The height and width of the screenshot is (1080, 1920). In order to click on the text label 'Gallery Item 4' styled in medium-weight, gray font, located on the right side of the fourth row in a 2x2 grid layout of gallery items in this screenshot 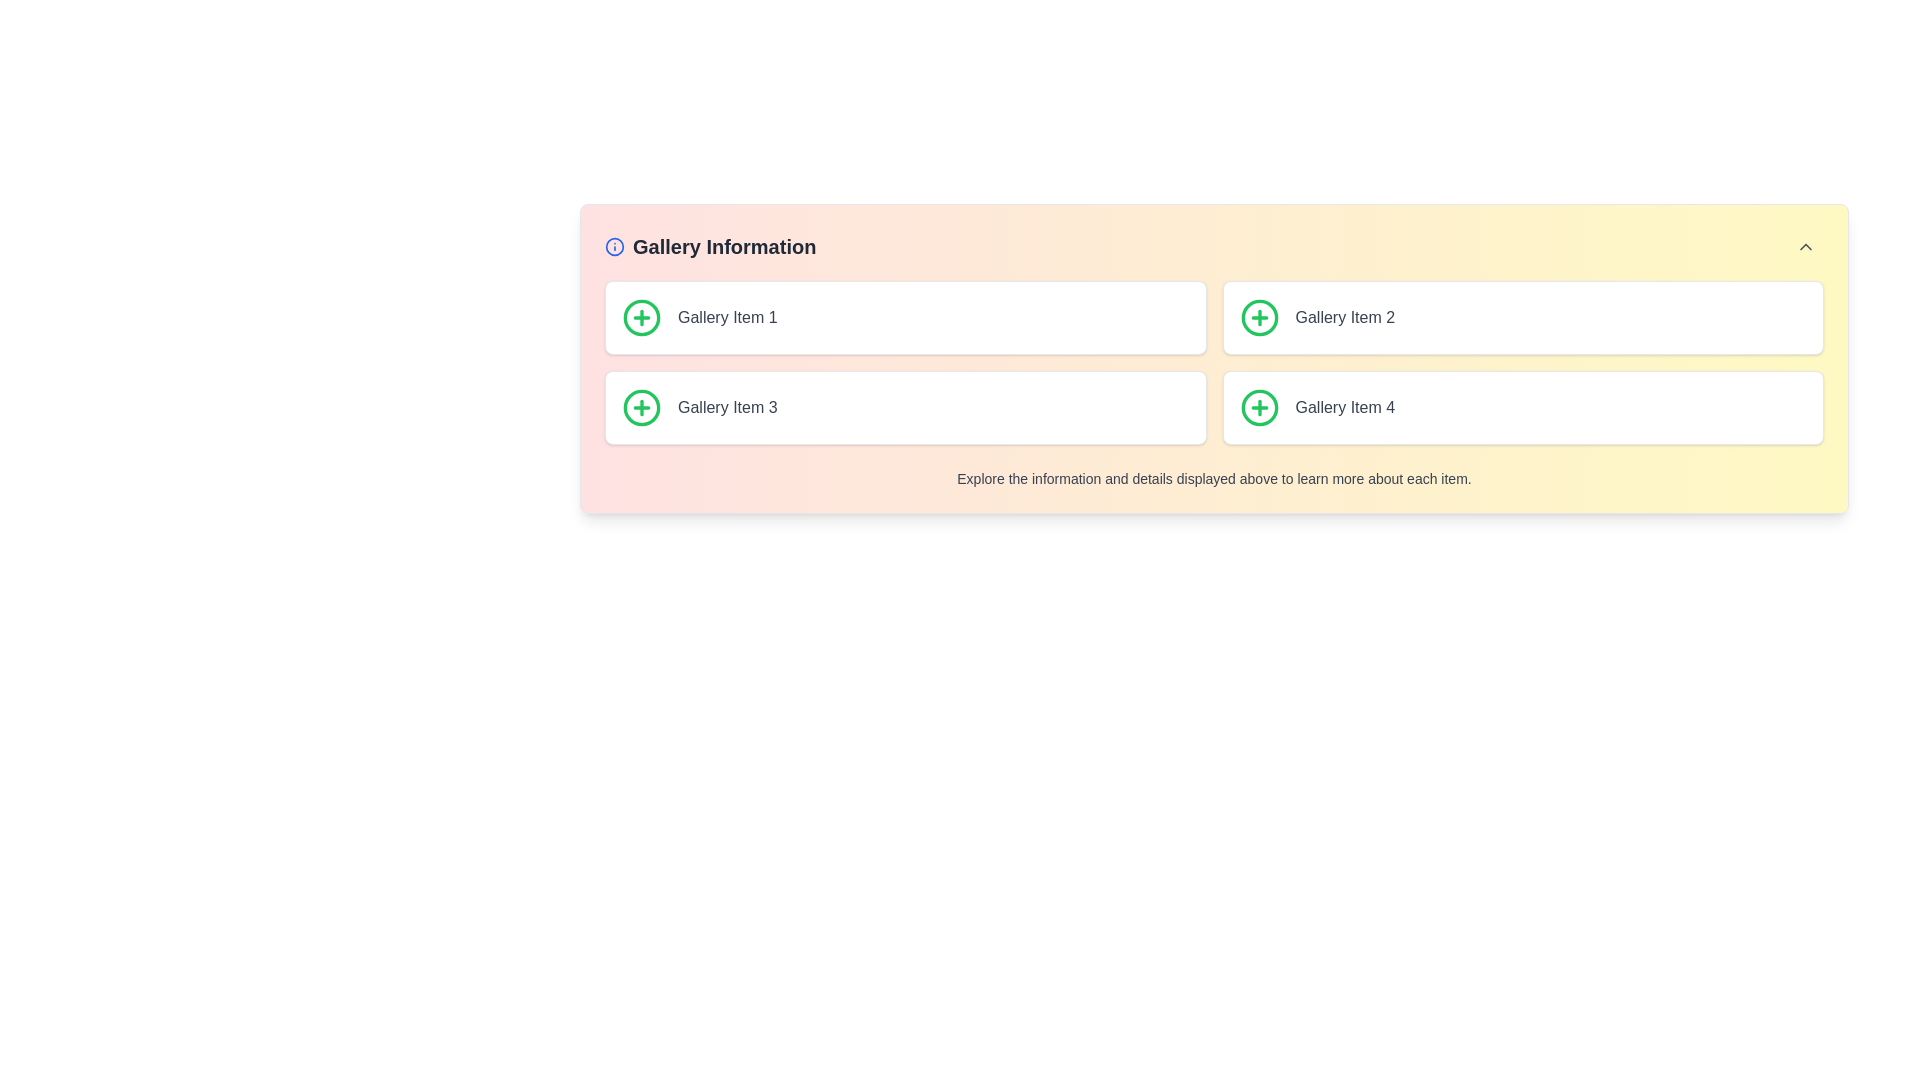, I will do `click(1345, 407)`.